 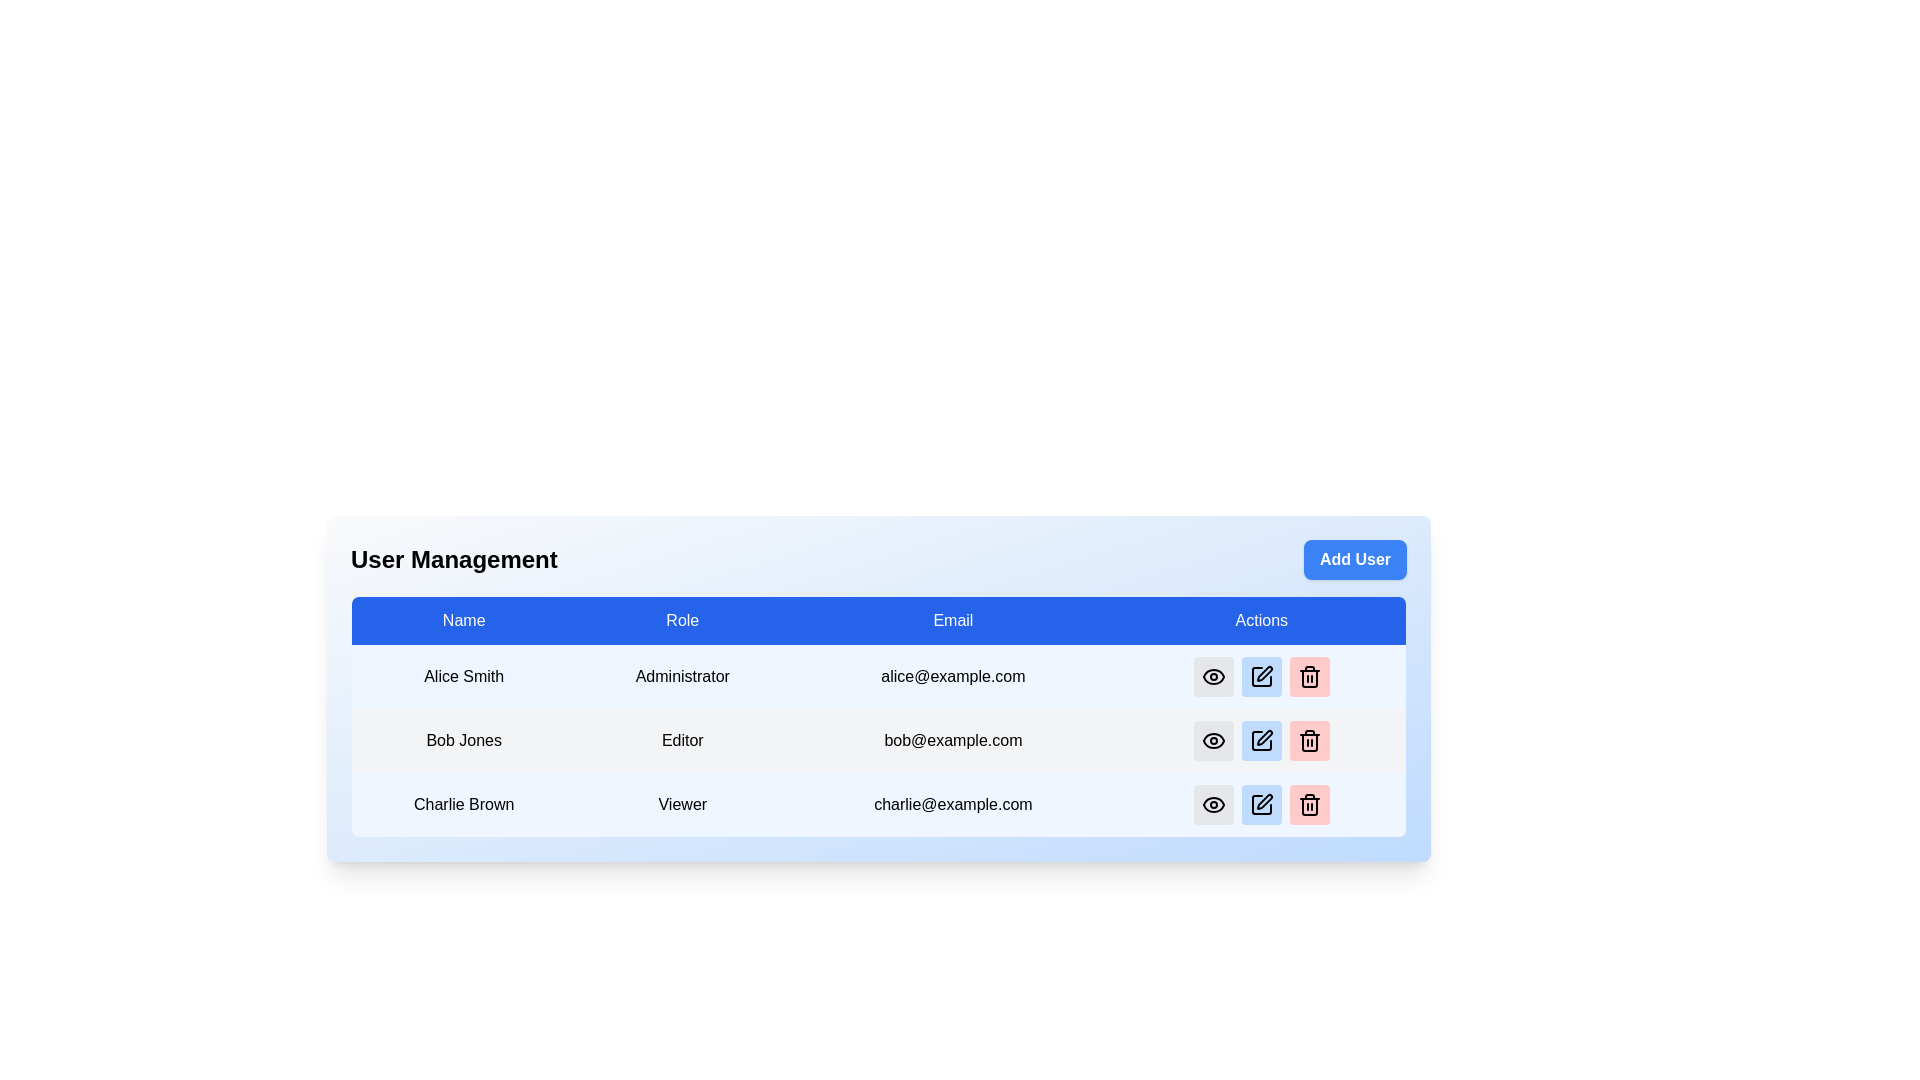 I want to click on the edit icon, which is a small black icon resembling a pen-tip or pencil, located in the second position of the action icons for 'Charlie Brown, Viewer', so click(x=1263, y=801).